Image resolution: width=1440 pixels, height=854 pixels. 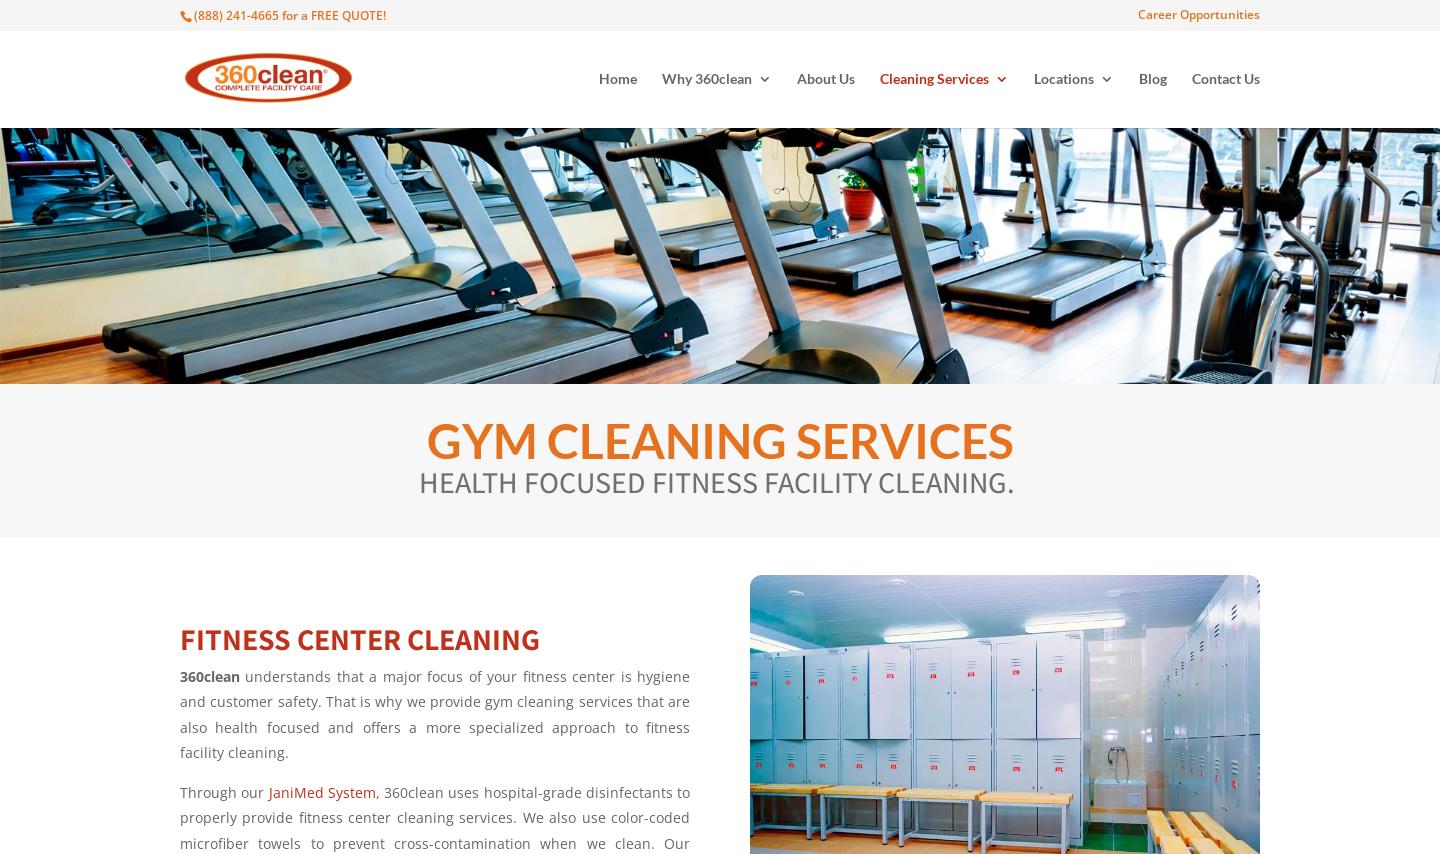 I want to click on 'PANAMA CITY', so click(x=1360, y=449).